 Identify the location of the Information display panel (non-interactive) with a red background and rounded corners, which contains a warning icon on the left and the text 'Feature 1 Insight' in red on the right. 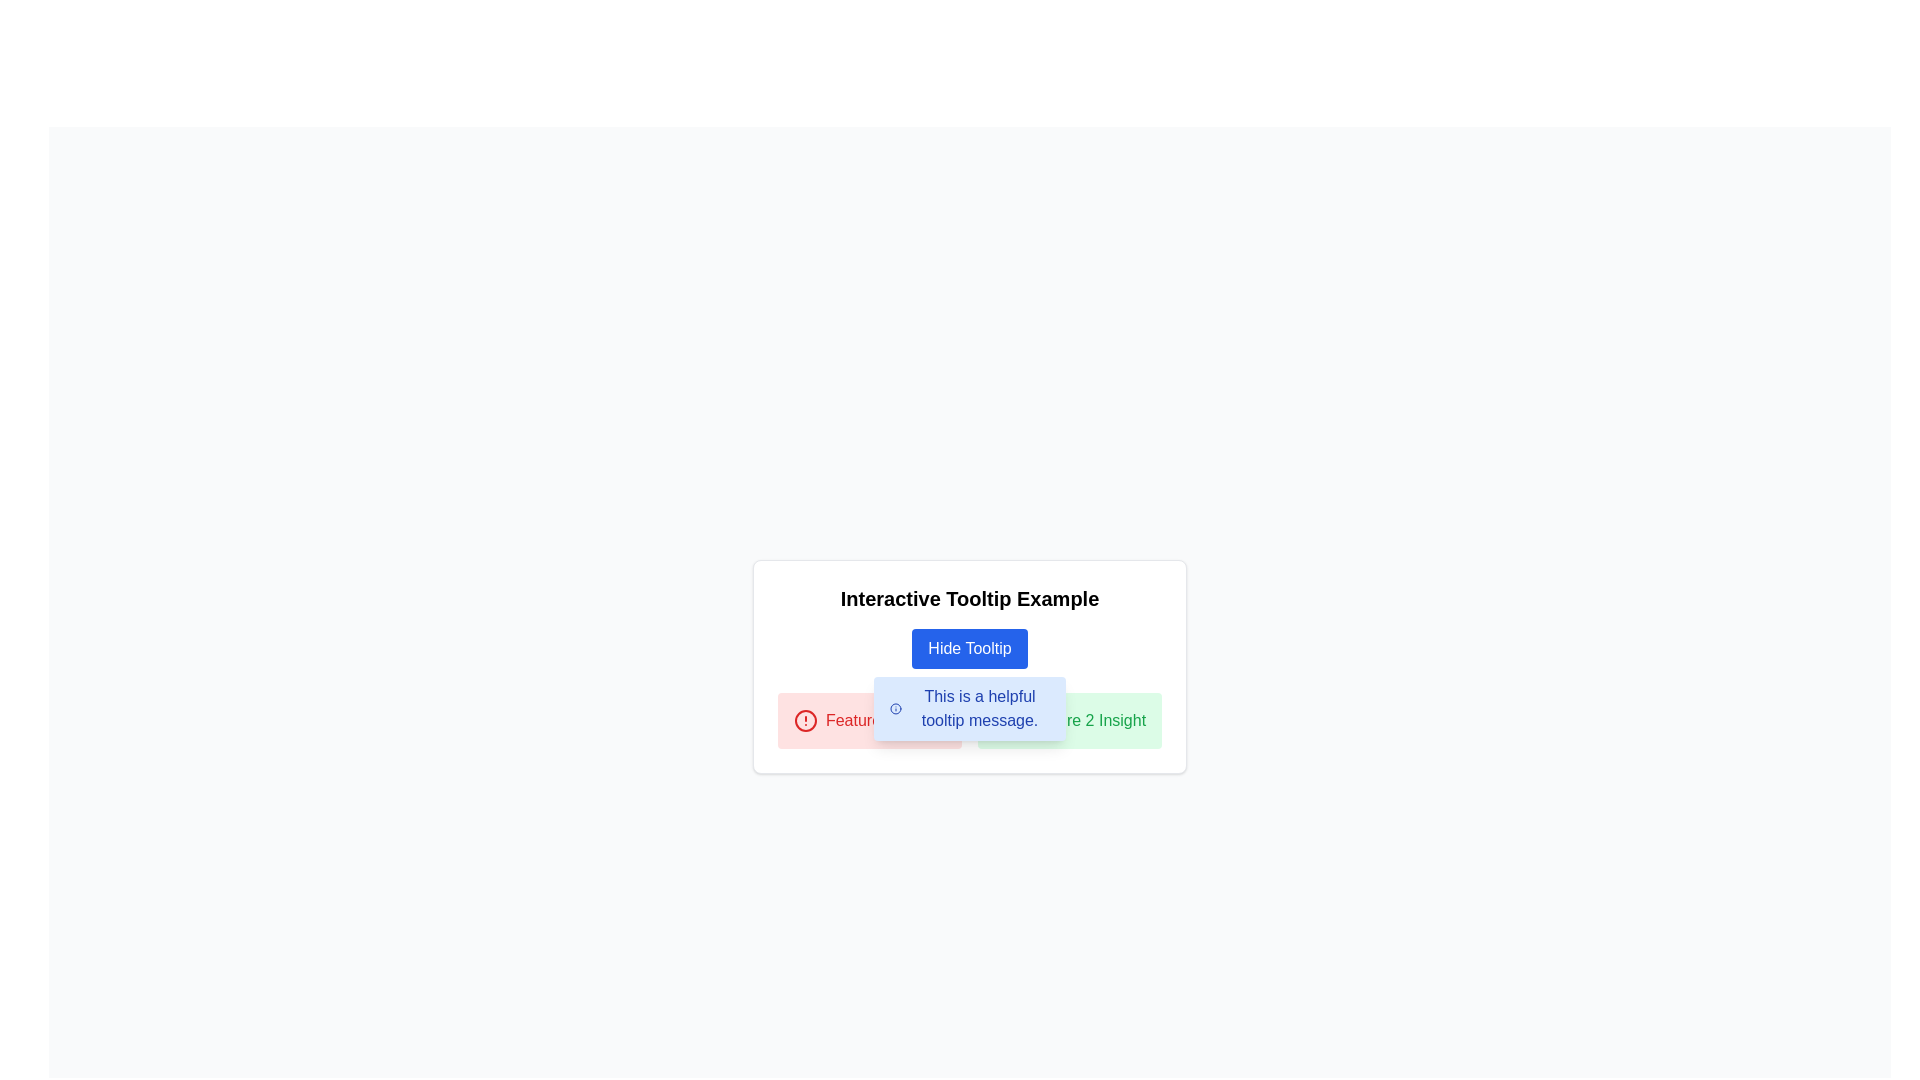
(869, 721).